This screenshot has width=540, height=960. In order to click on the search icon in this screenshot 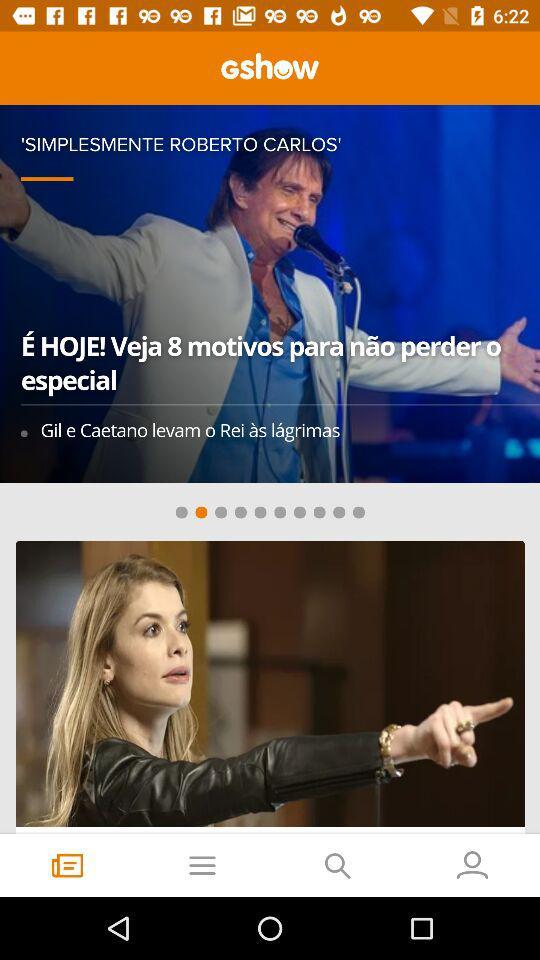, I will do `click(337, 864)`.